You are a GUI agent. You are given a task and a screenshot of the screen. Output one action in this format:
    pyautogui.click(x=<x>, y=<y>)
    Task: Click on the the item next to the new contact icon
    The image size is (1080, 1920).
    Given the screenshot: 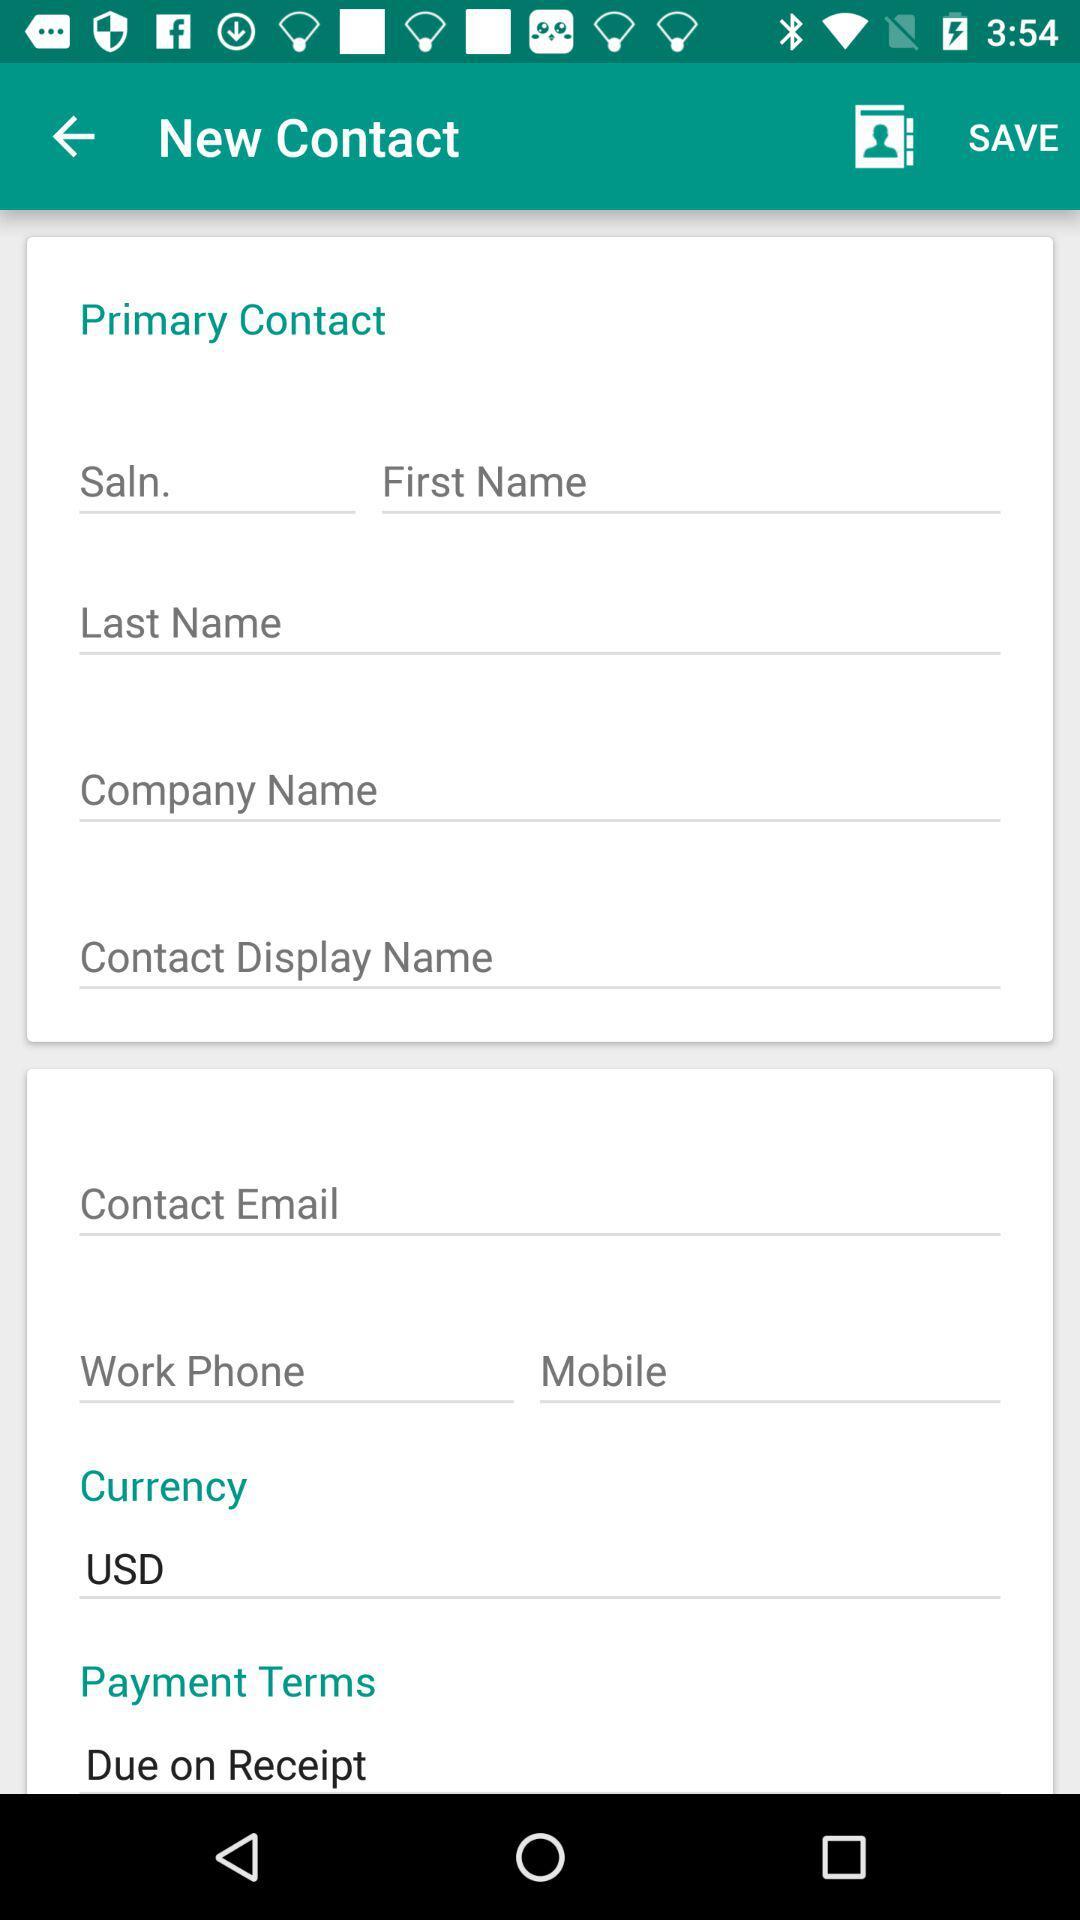 What is the action you would take?
    pyautogui.click(x=72, y=135)
    